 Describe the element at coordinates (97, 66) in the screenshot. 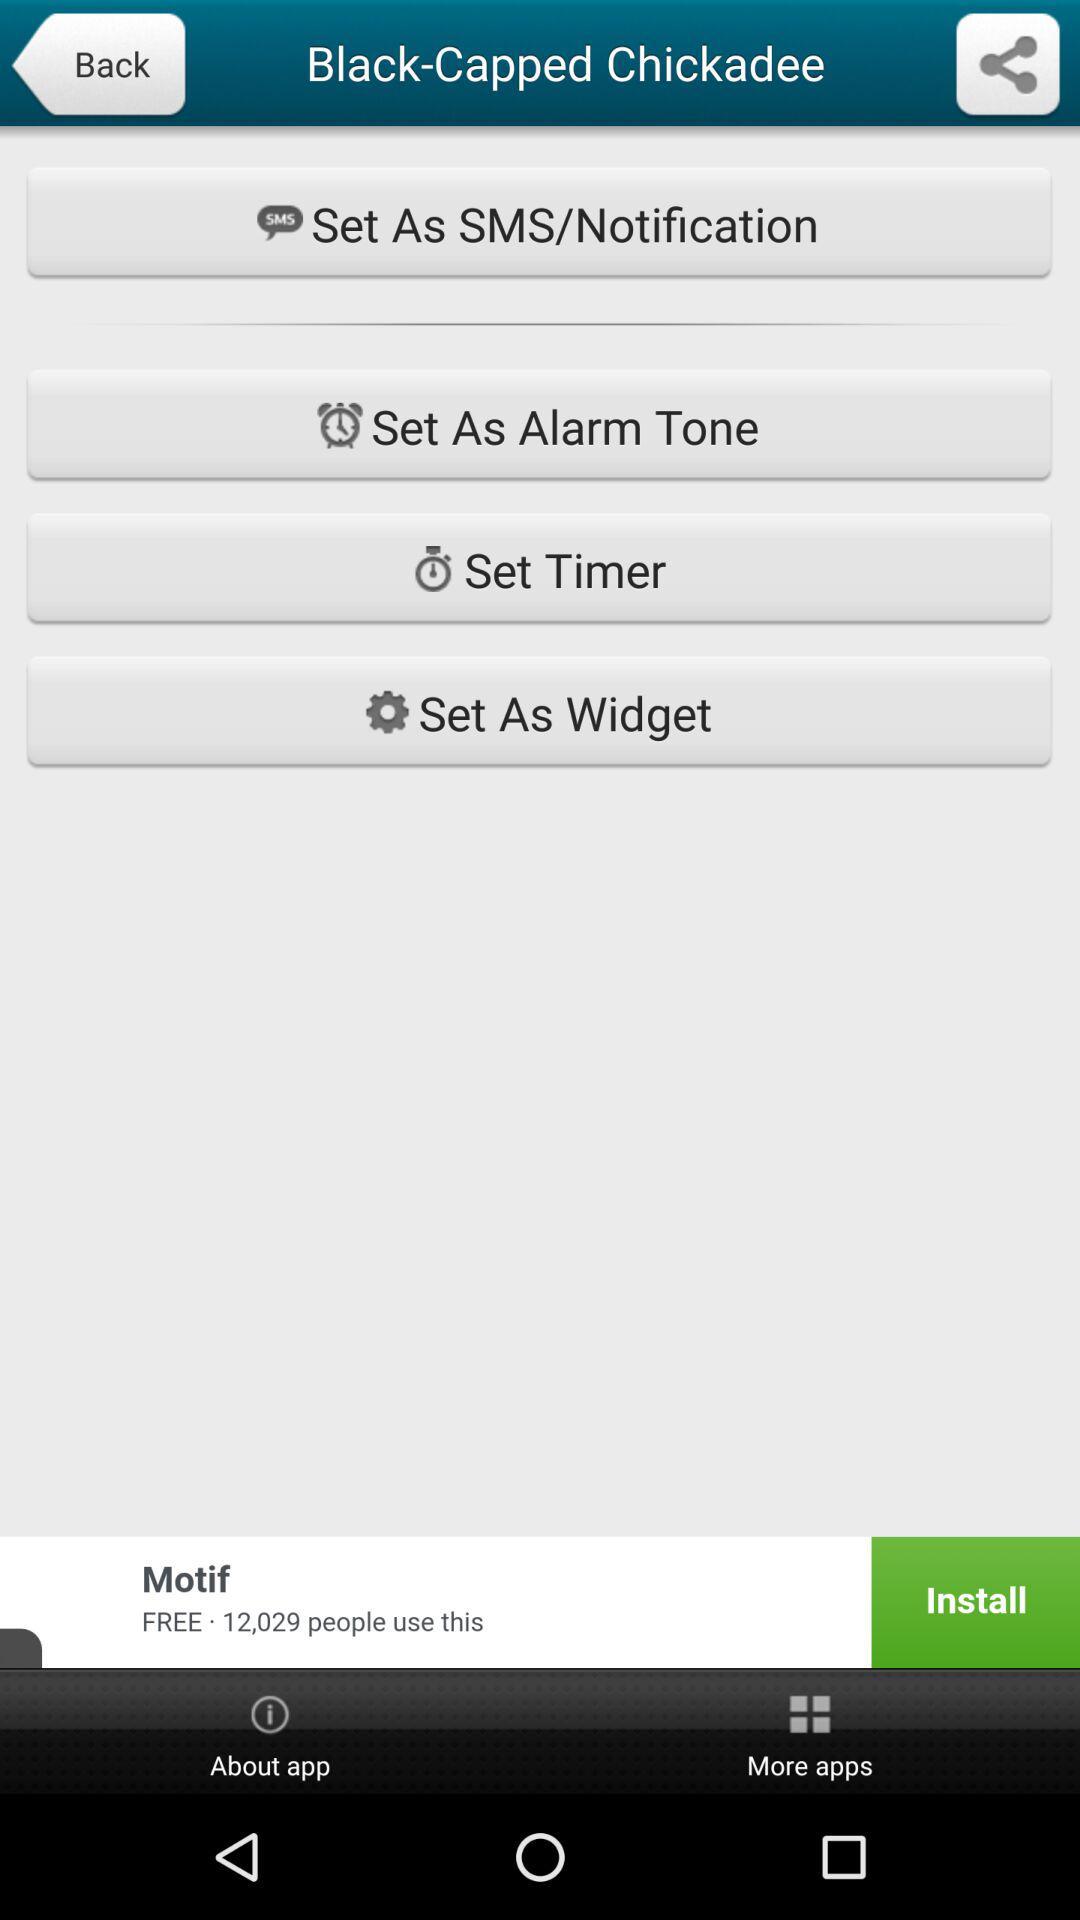

I see `the item next to the black-capped chickadee item` at that location.